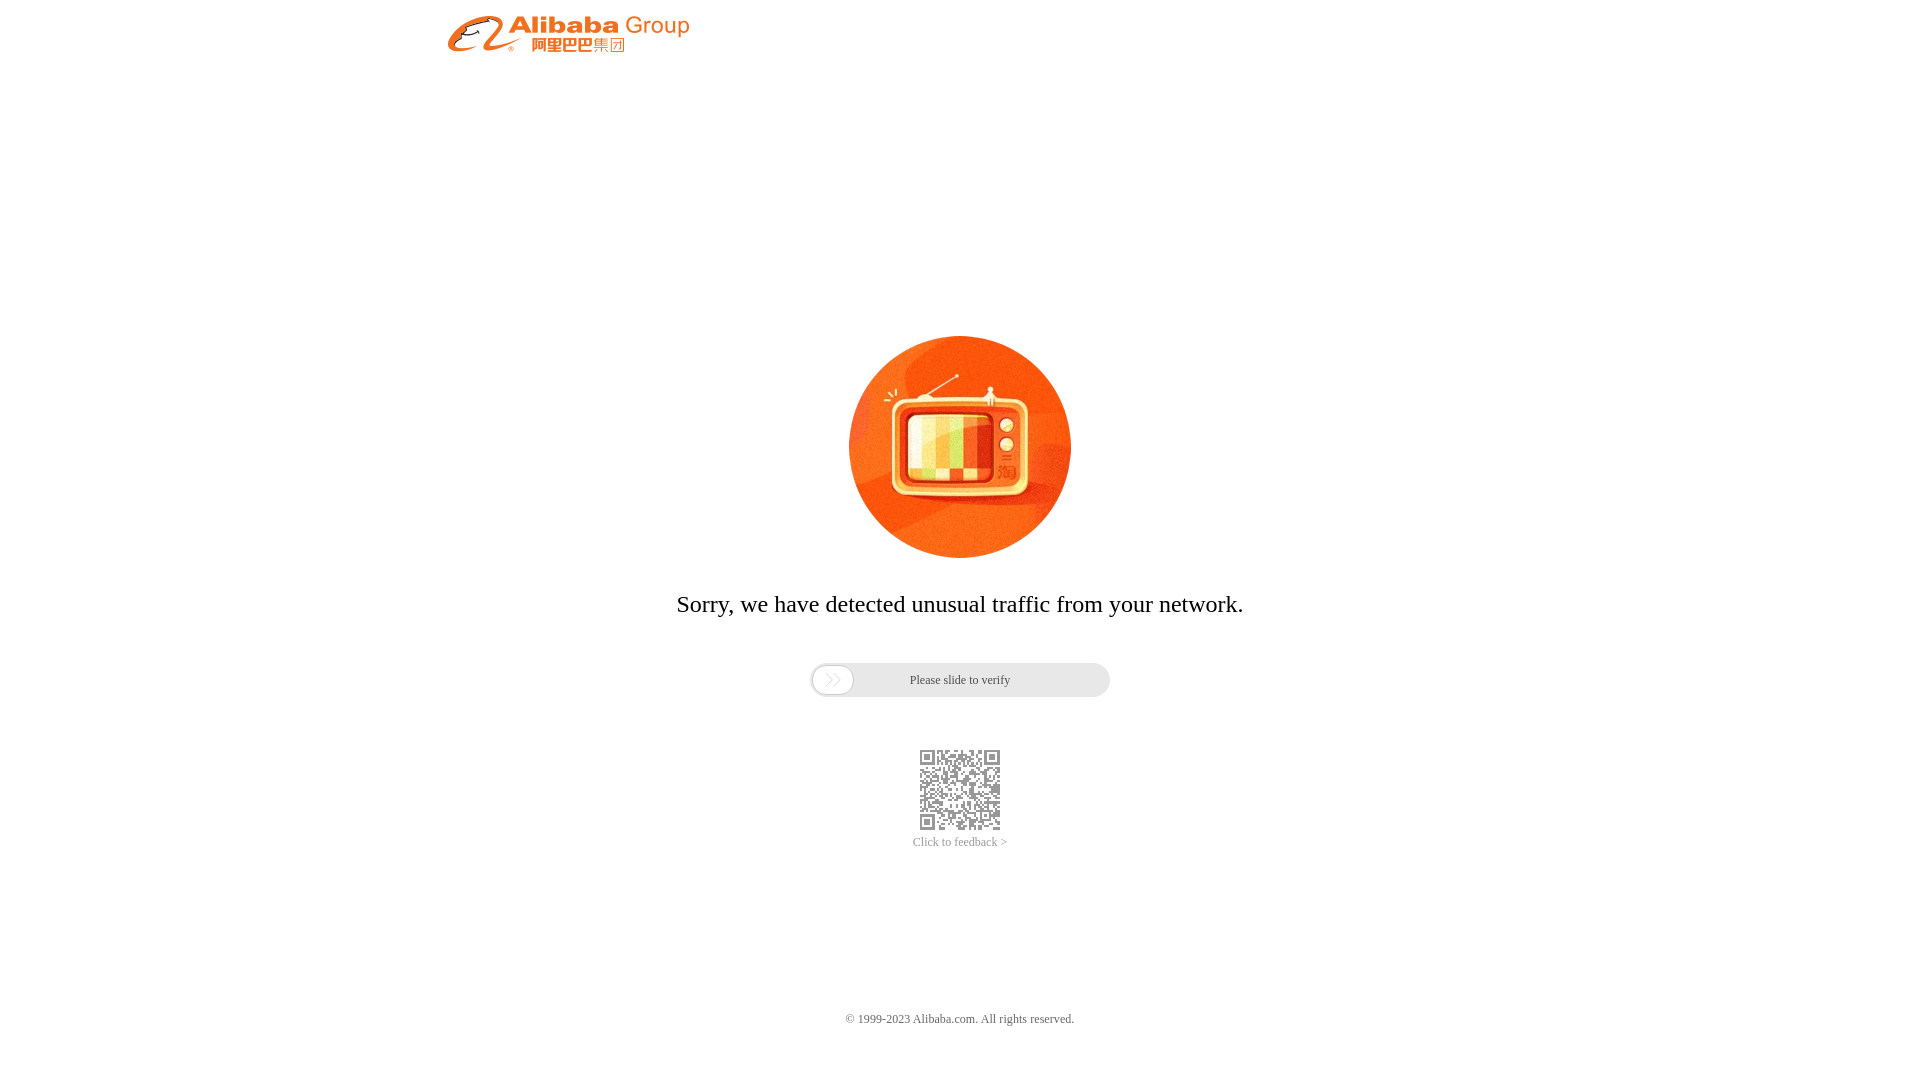  Describe the element at coordinates (960, 842) in the screenshot. I see `'Click to feedback >'` at that location.